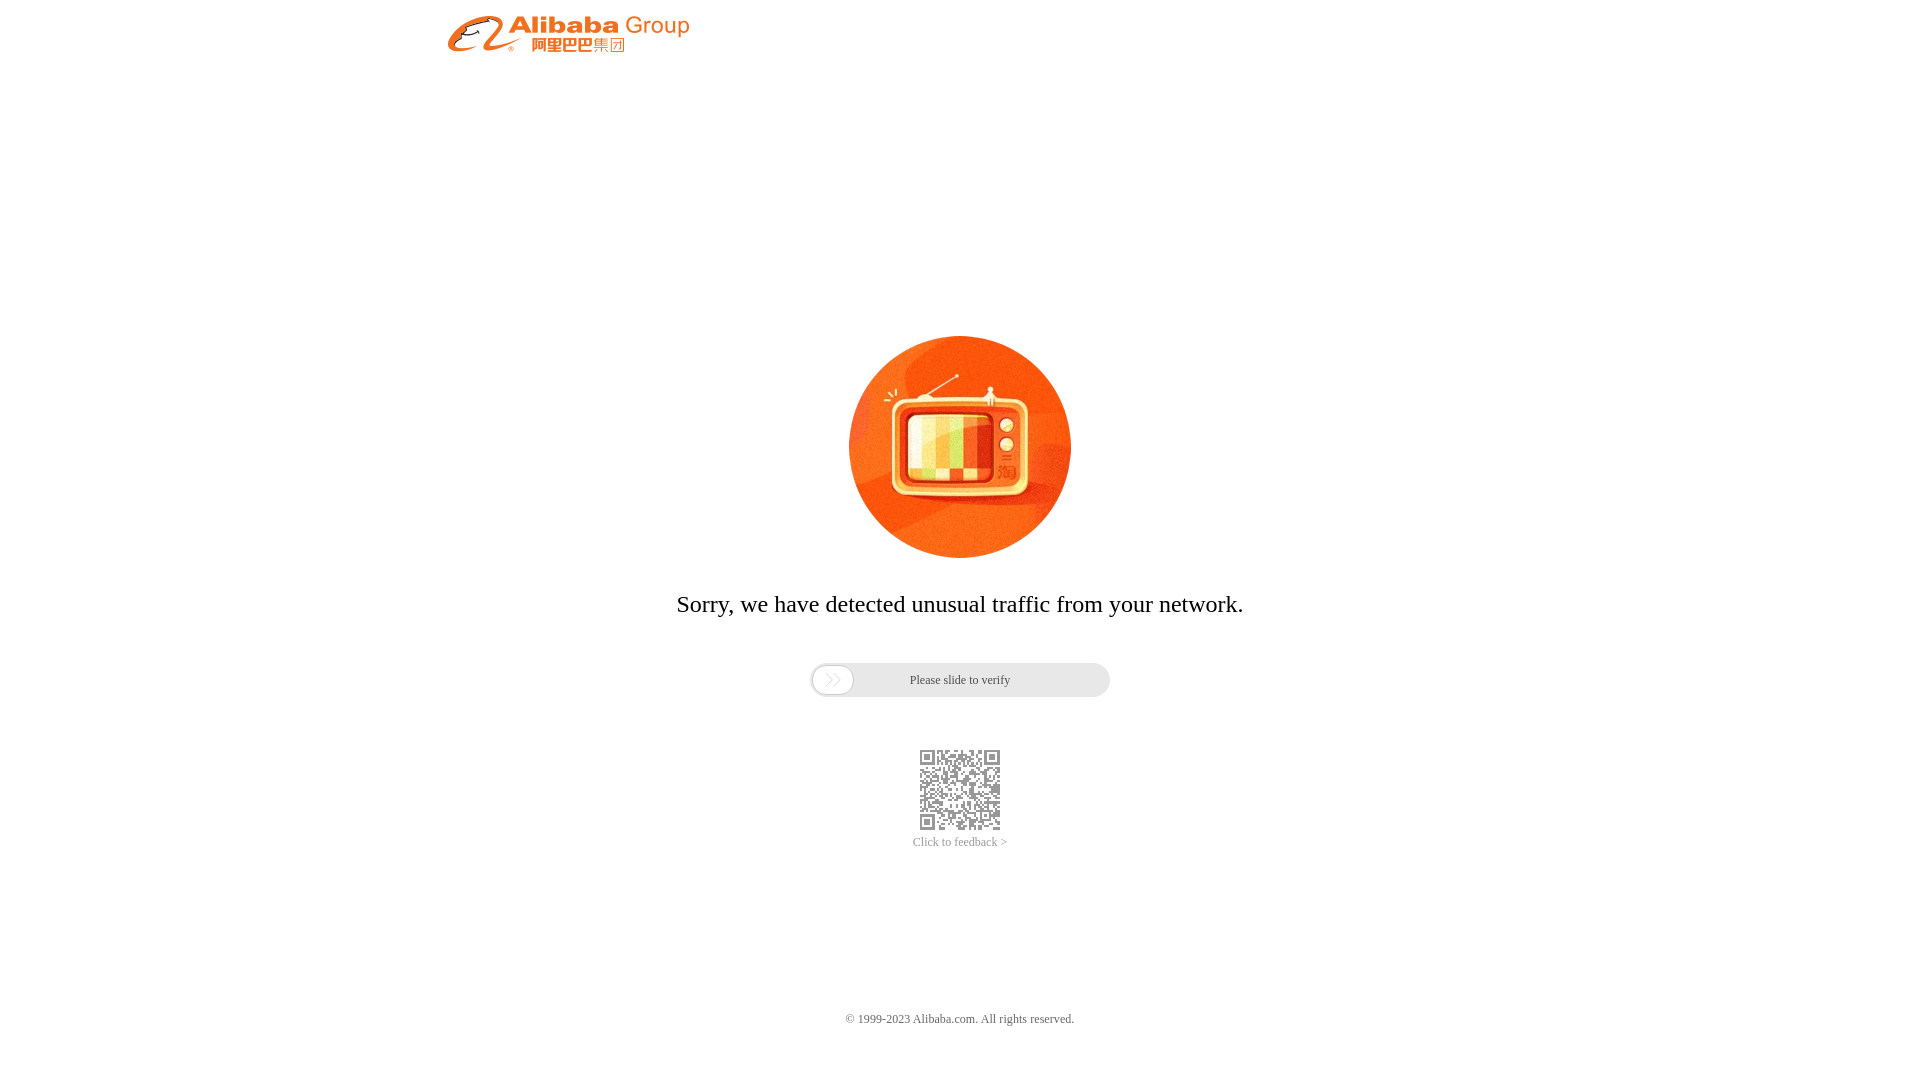  Describe the element at coordinates (960, 842) in the screenshot. I see `'Click to feedback >'` at that location.